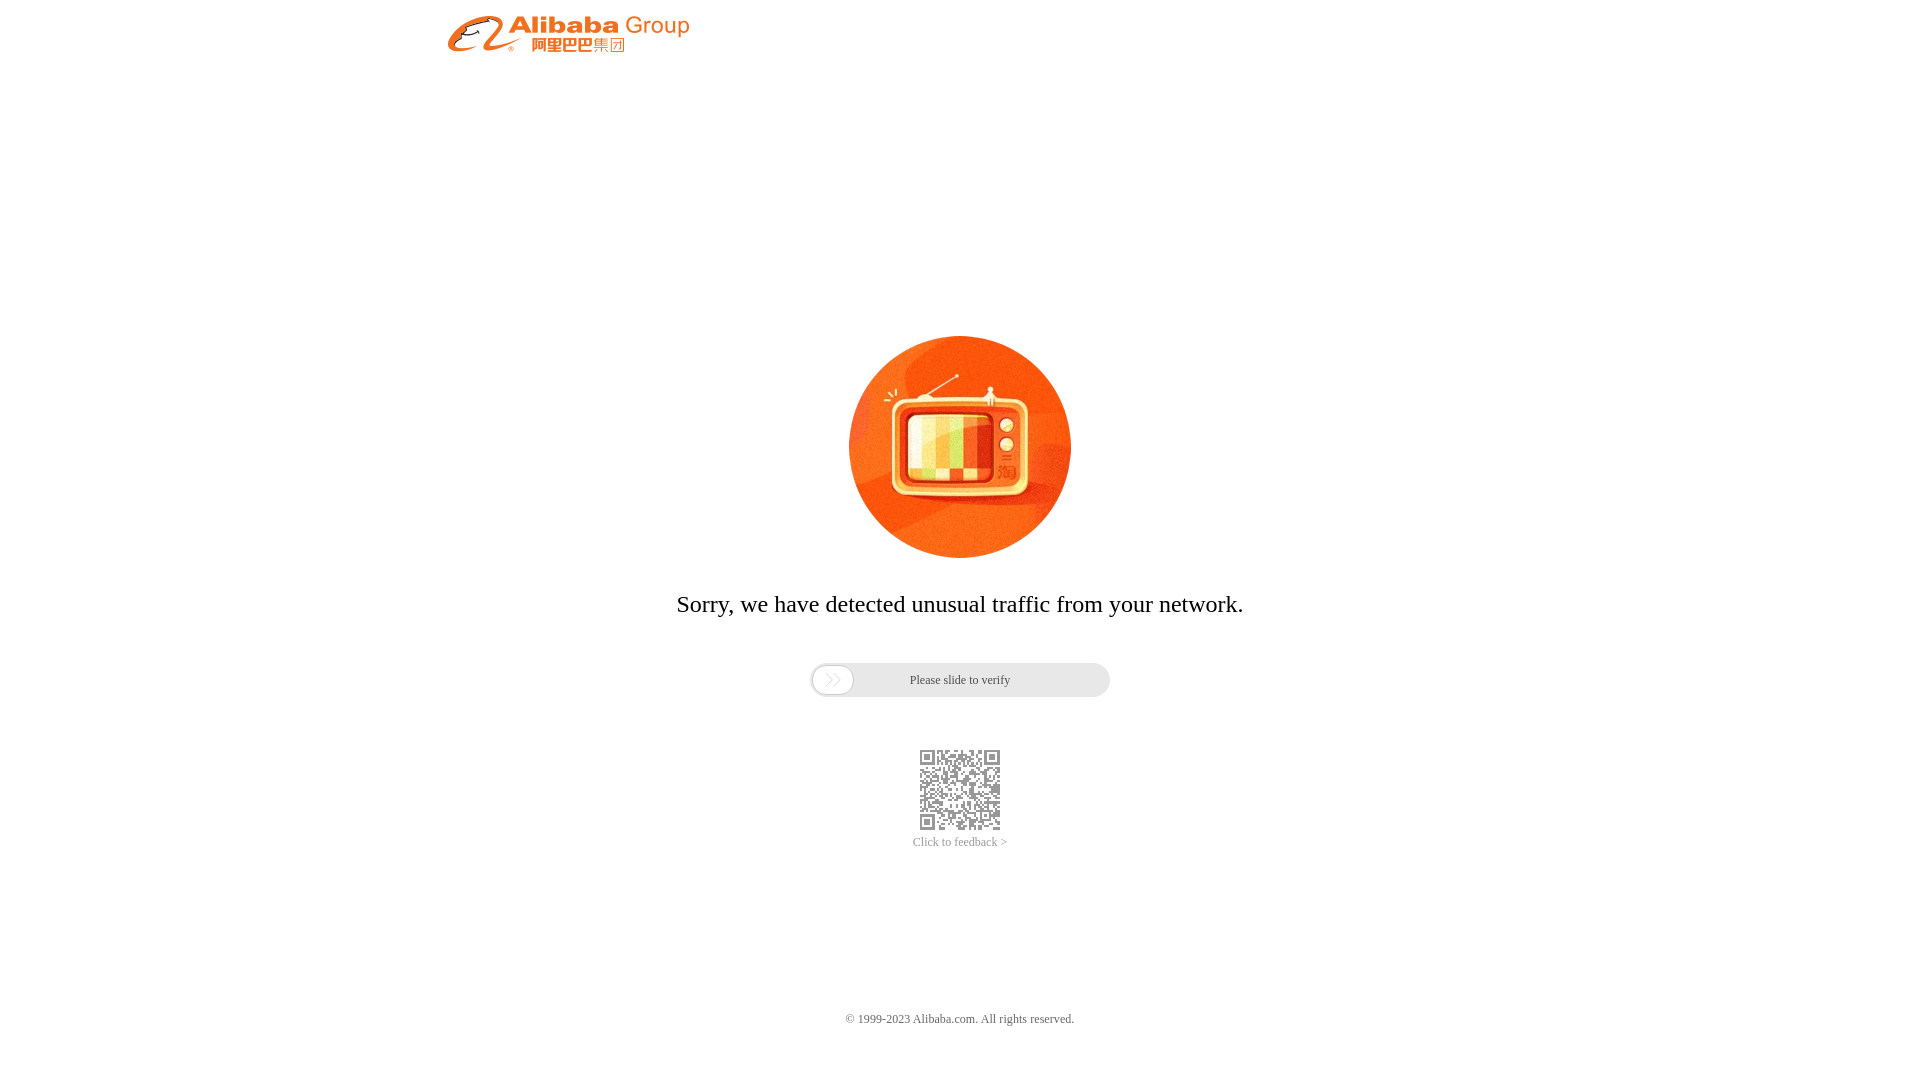  Describe the element at coordinates (960, 842) in the screenshot. I see `'Click to feedback >'` at that location.